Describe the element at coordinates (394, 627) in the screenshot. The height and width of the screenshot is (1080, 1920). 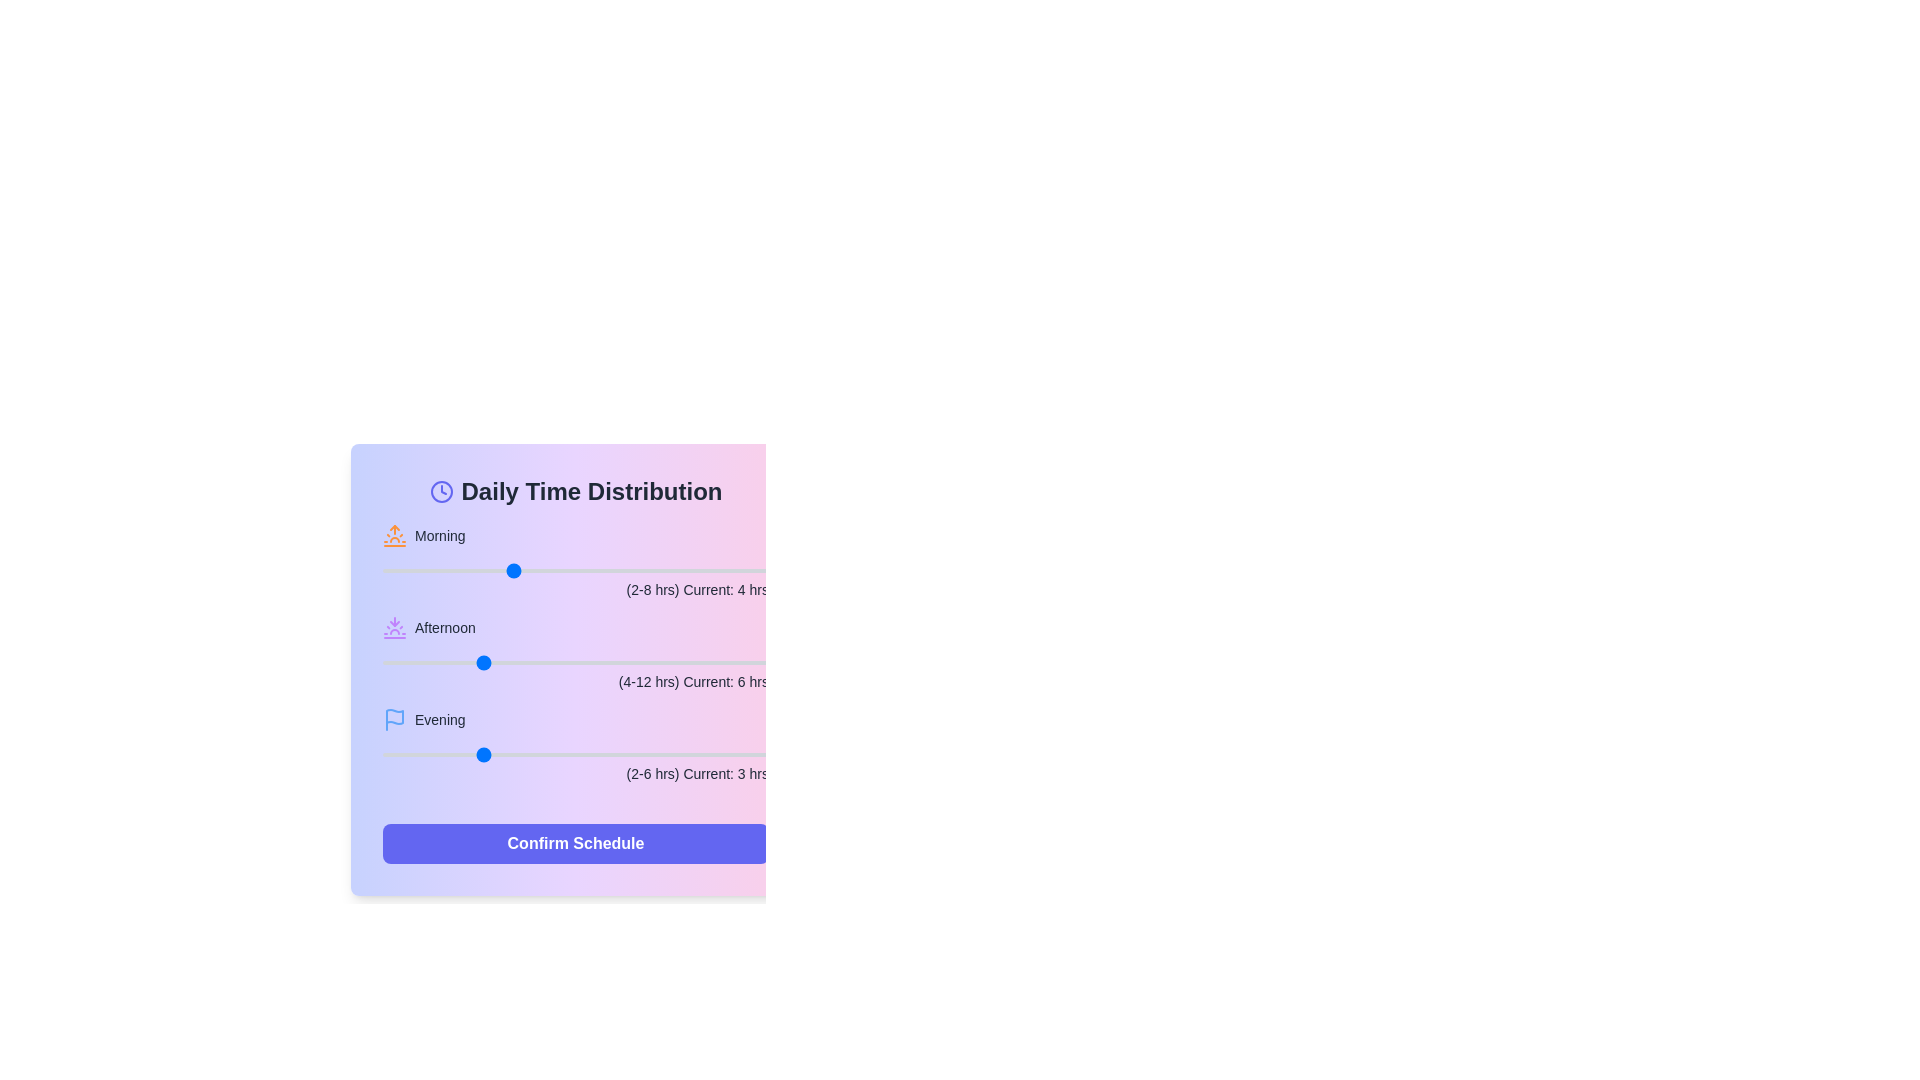
I see `the sunset icon located to the left of the 'Afternoon' text in the 'Daily Time Distribution' section` at that location.